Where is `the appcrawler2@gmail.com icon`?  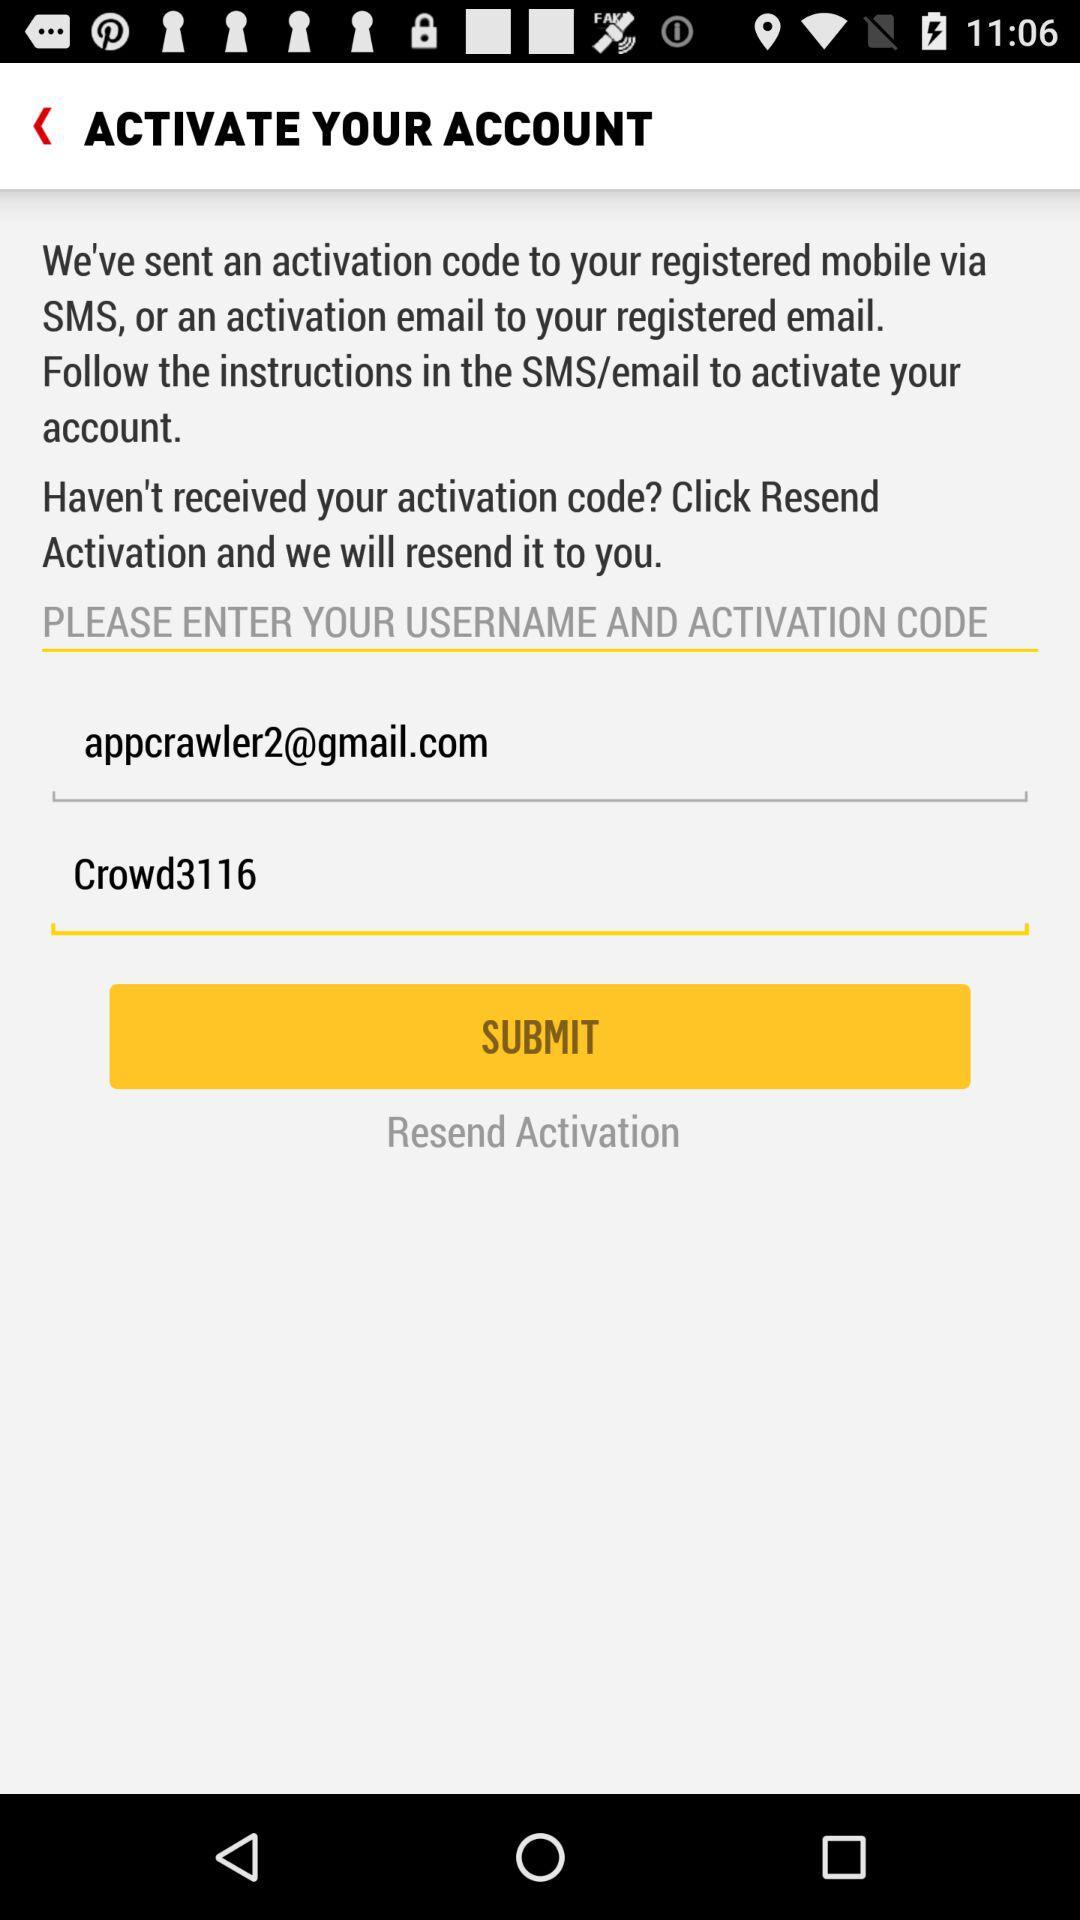 the appcrawler2@gmail.com icon is located at coordinates (540, 752).